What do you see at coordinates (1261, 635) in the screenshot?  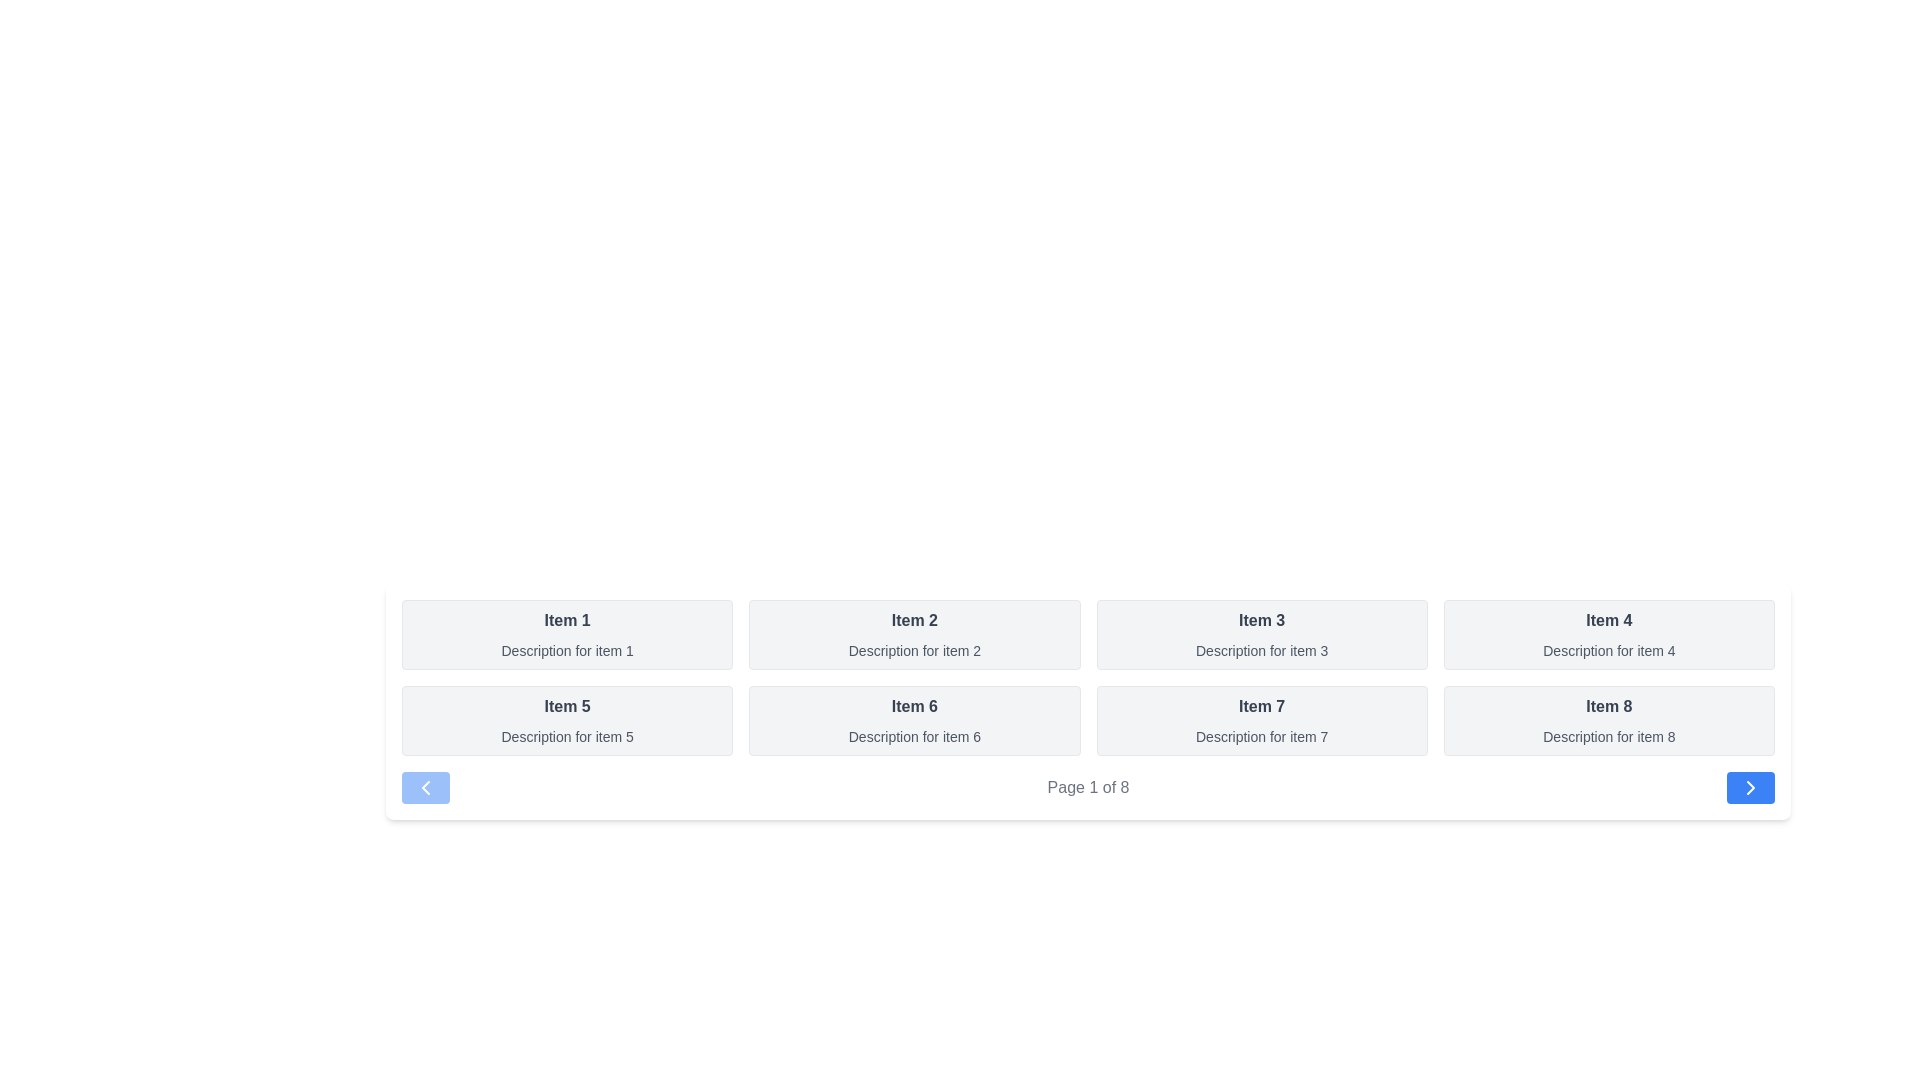 I see `the Display card which has a light gray background, displaying 'Item 3' in bold text at the top and 'Description for item 3' below it` at bounding box center [1261, 635].